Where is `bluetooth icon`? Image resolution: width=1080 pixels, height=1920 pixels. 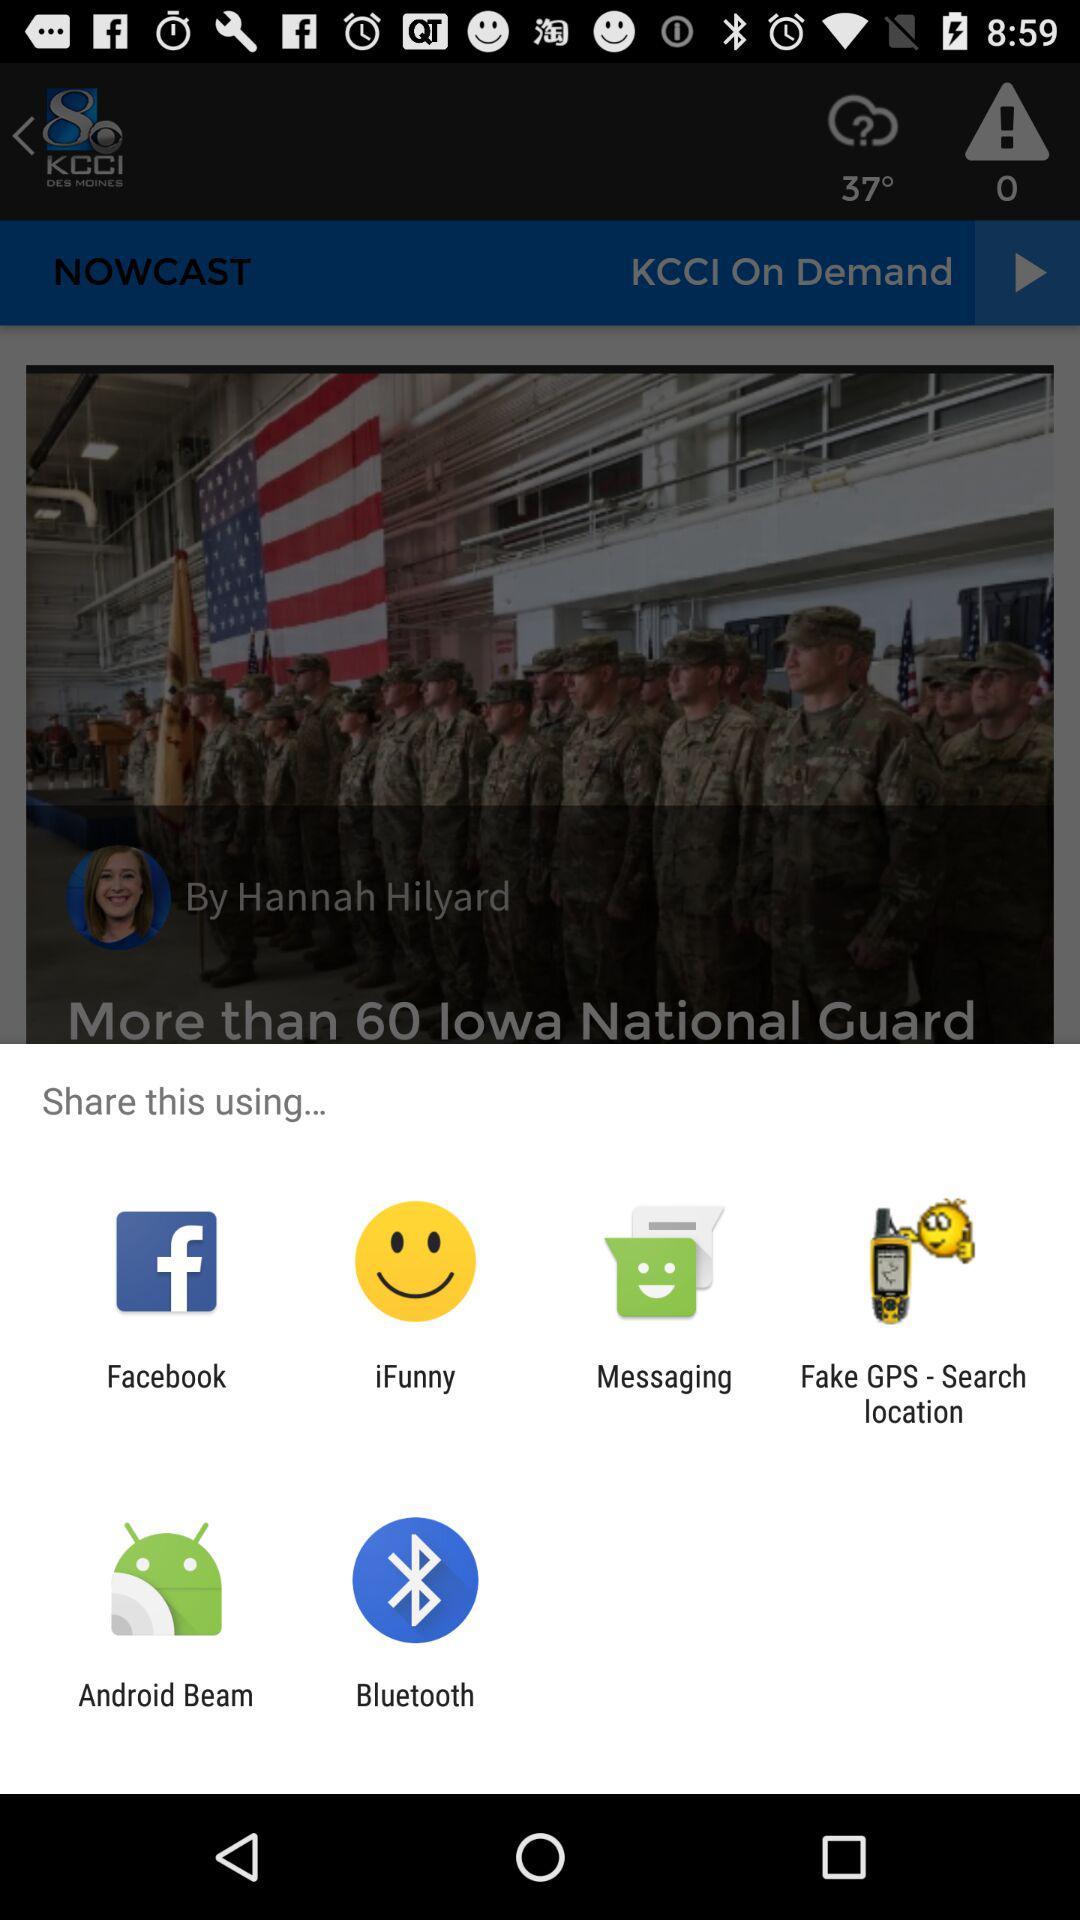 bluetooth icon is located at coordinates (414, 1711).